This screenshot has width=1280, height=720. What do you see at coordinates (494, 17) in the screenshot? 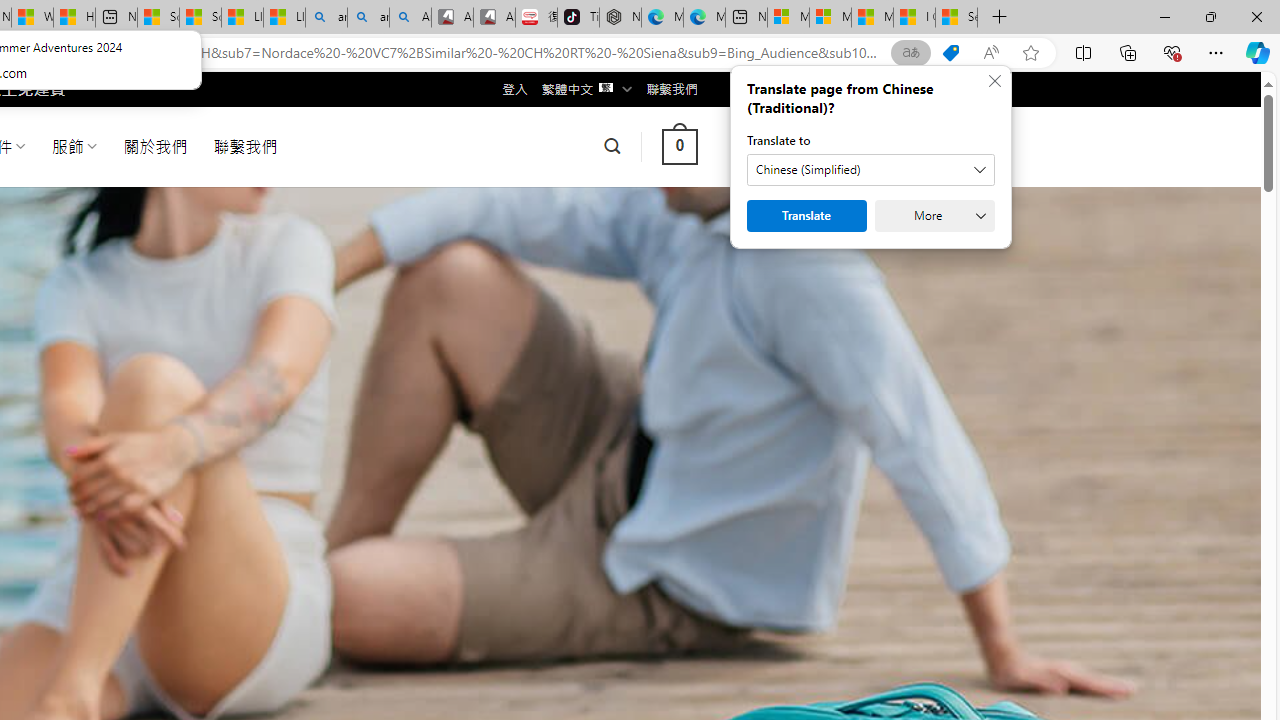
I see `'All Cubot phones'` at bounding box center [494, 17].